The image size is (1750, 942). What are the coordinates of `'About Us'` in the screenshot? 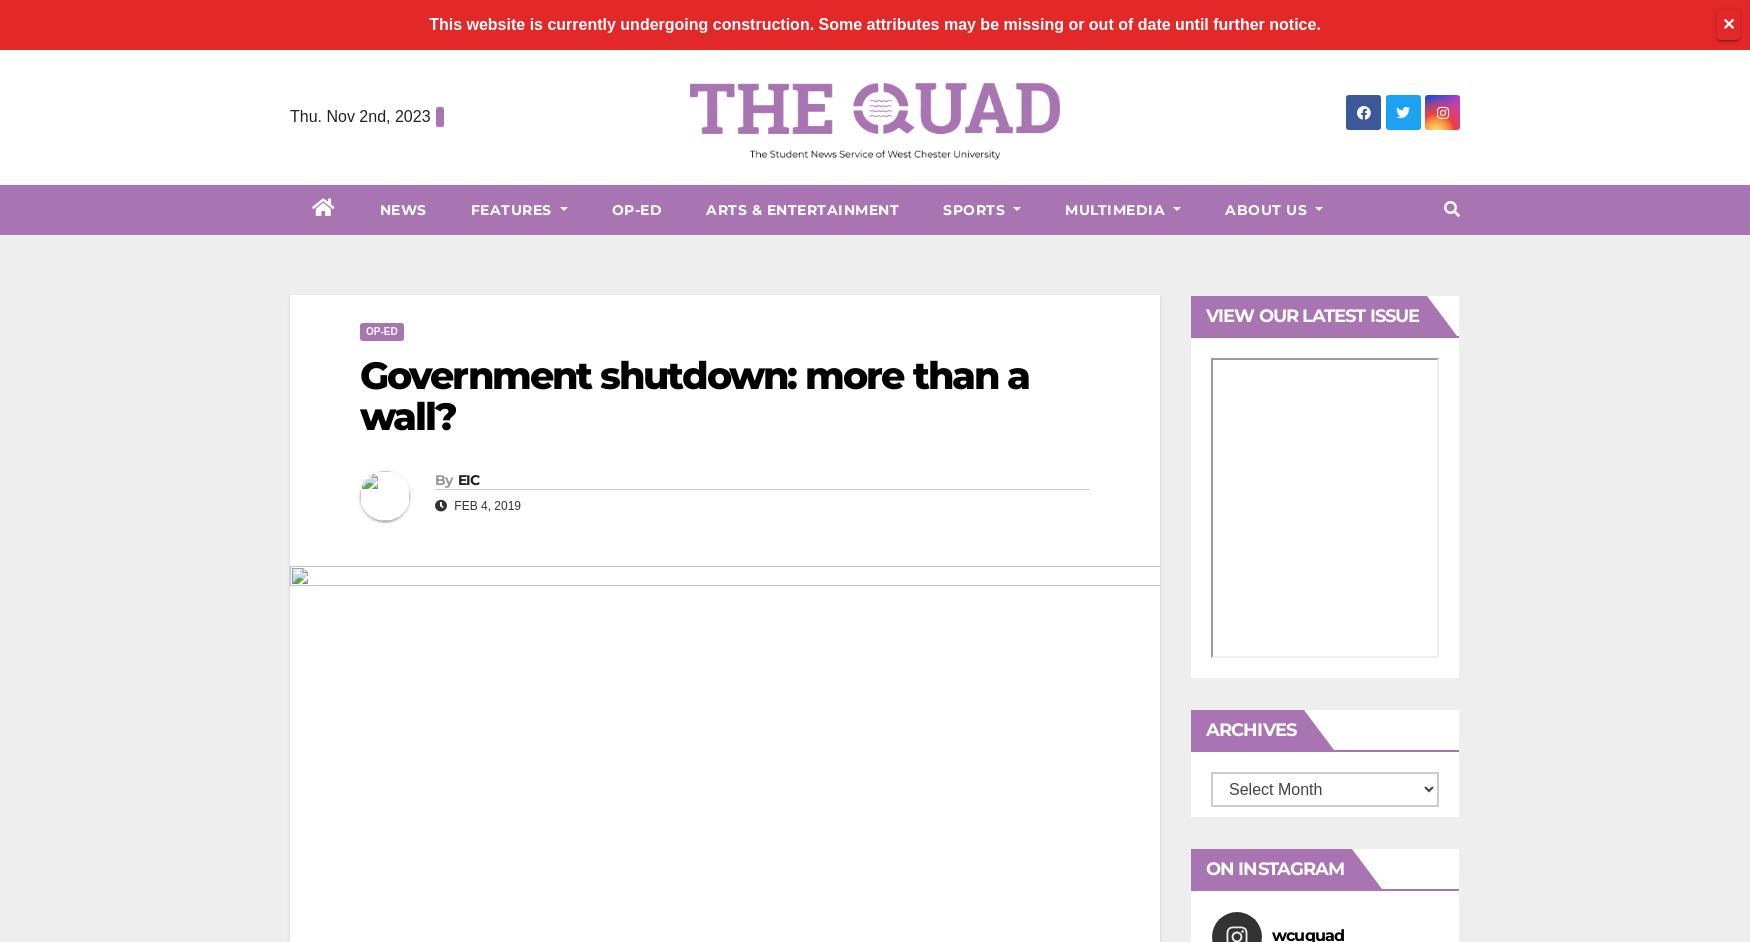 It's located at (1267, 209).